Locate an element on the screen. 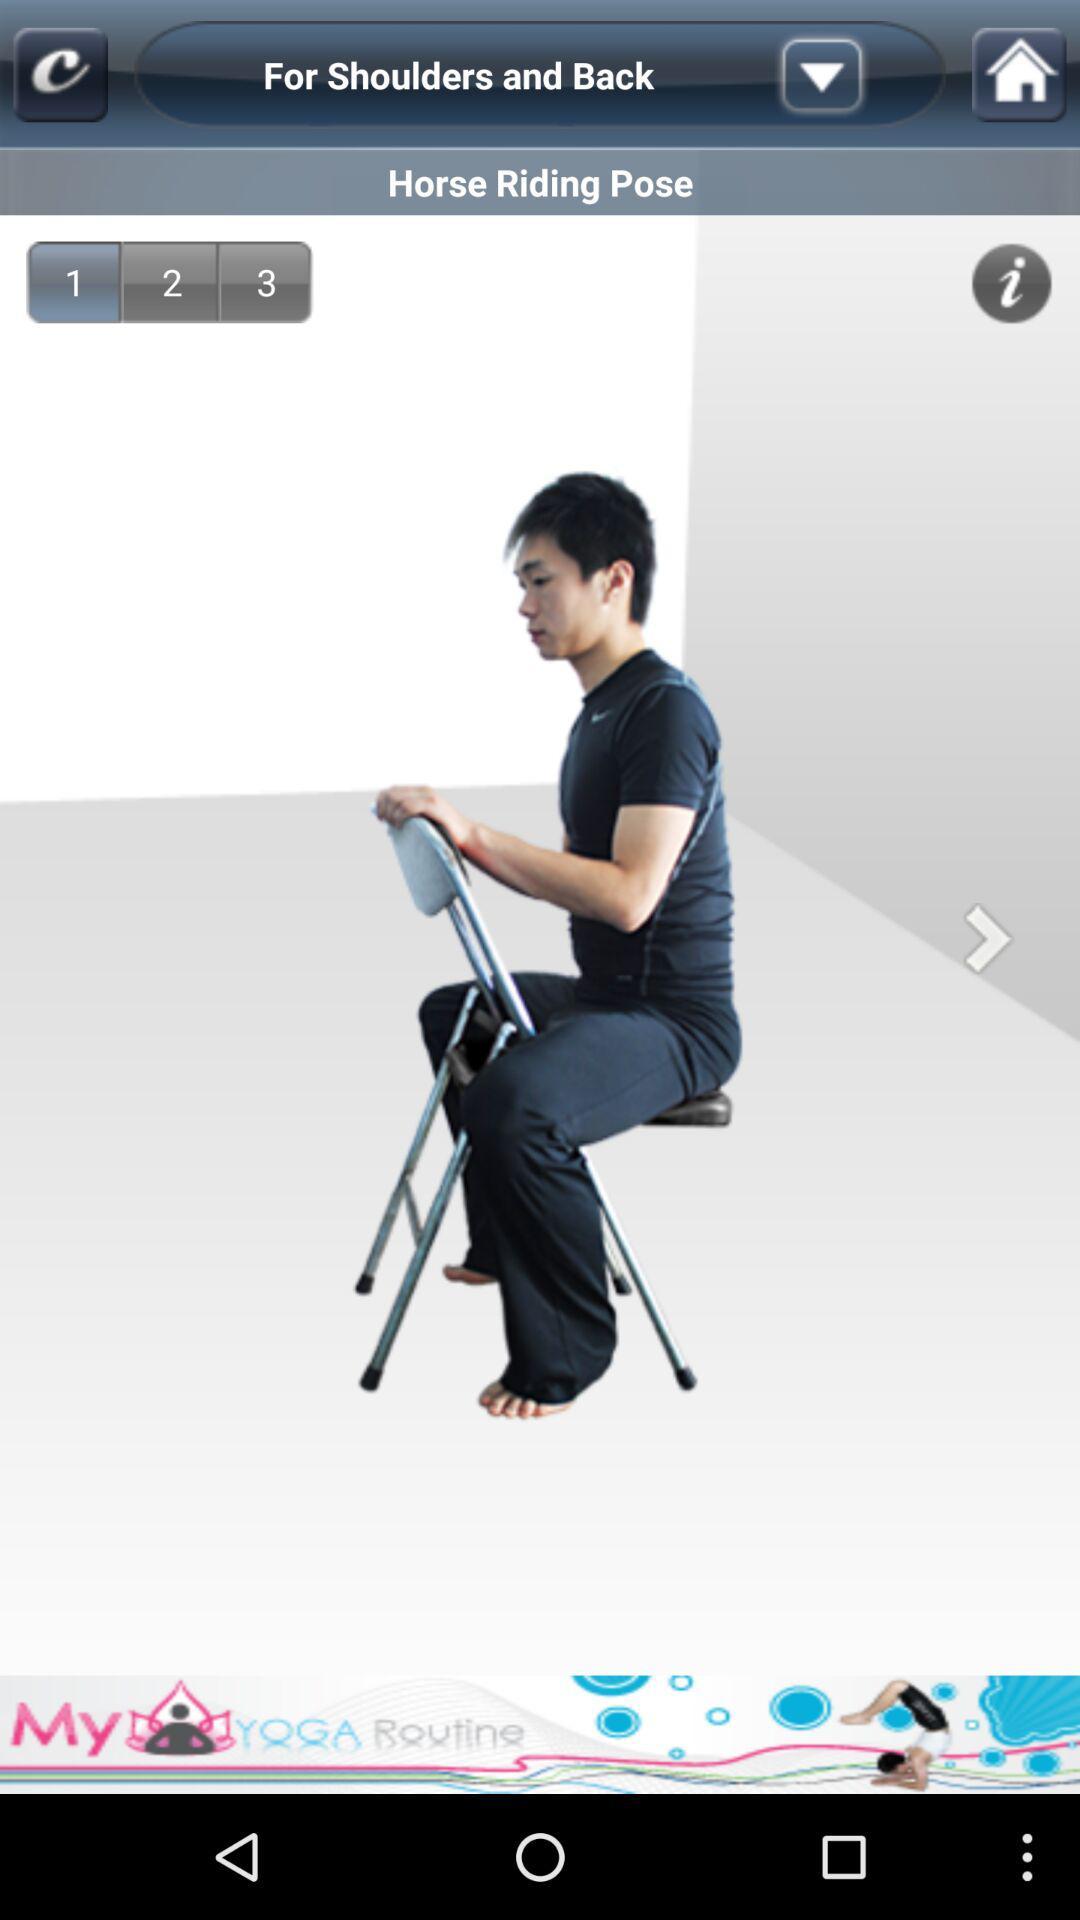 The image size is (1080, 1920). item next to the for shoulders and item is located at coordinates (853, 75).